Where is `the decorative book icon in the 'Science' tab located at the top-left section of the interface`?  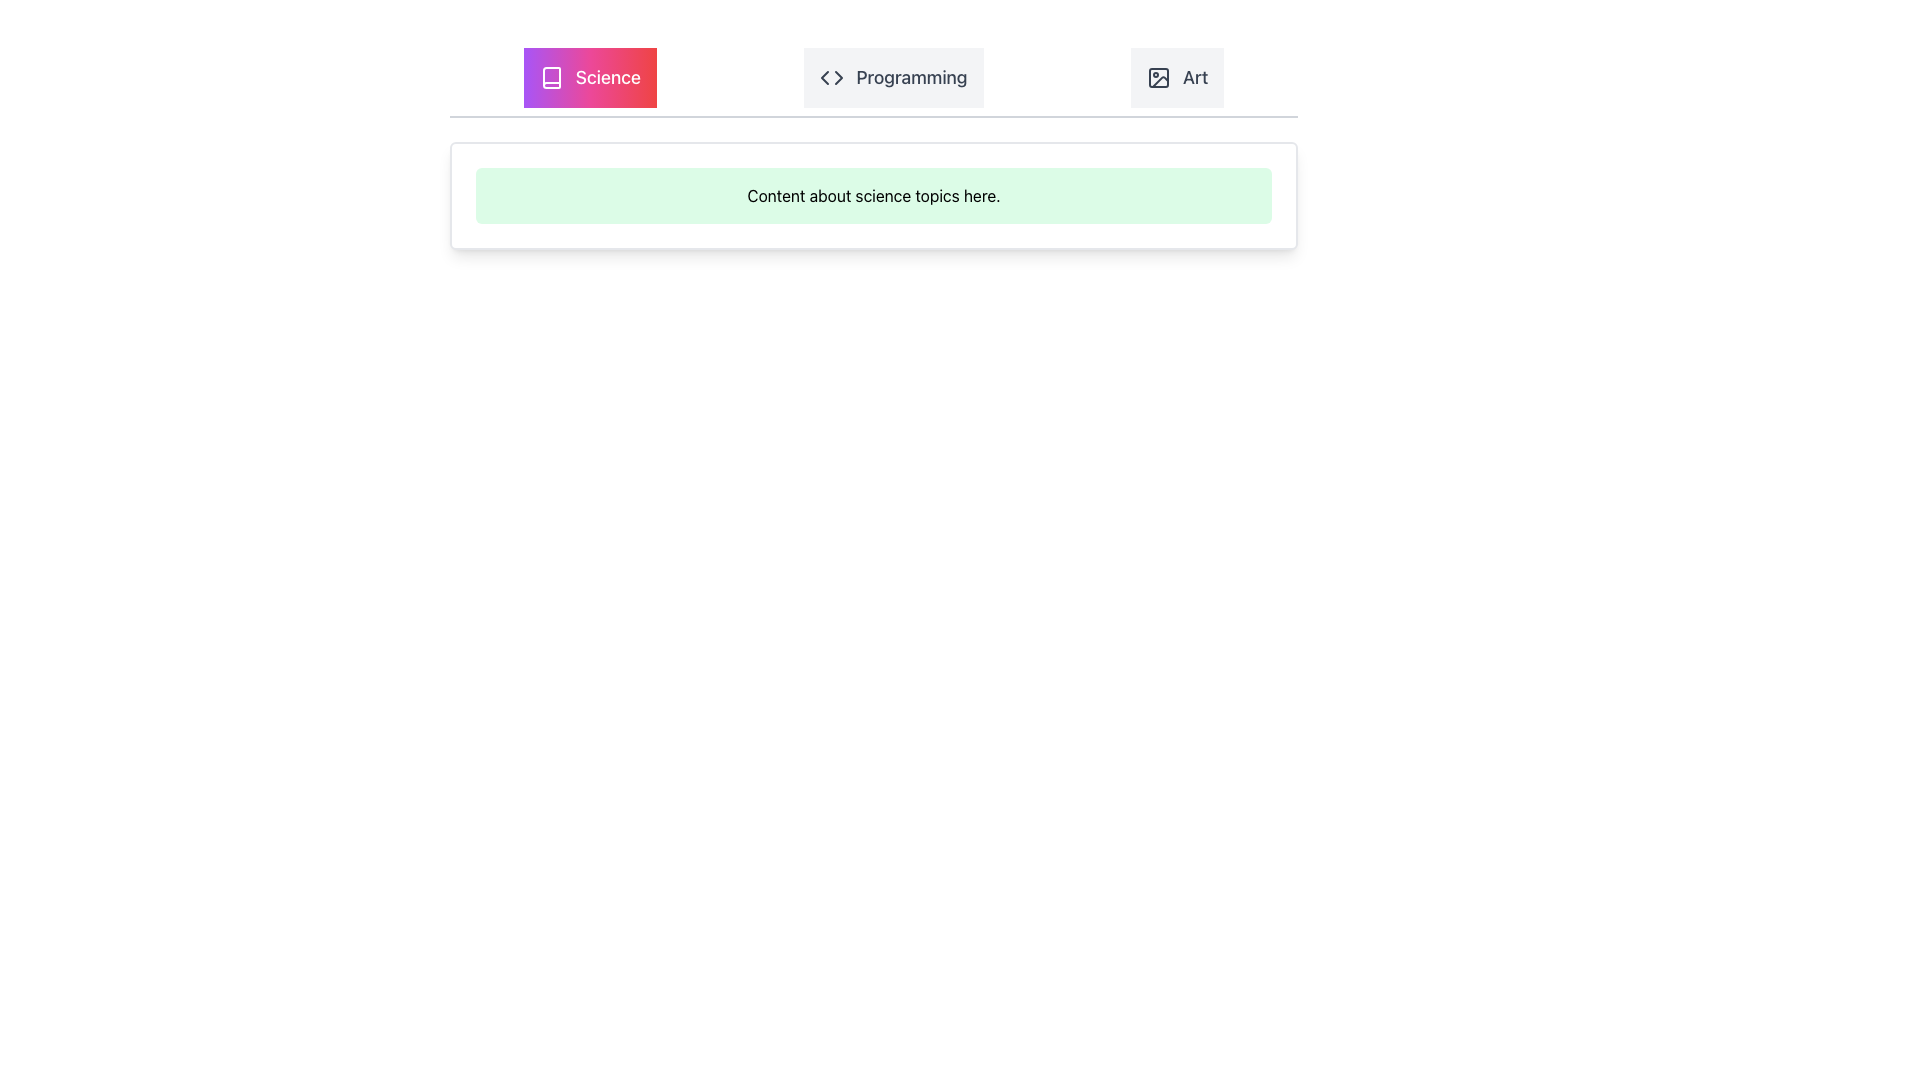
the decorative book icon in the 'Science' tab located at the top-left section of the interface is located at coordinates (551, 76).